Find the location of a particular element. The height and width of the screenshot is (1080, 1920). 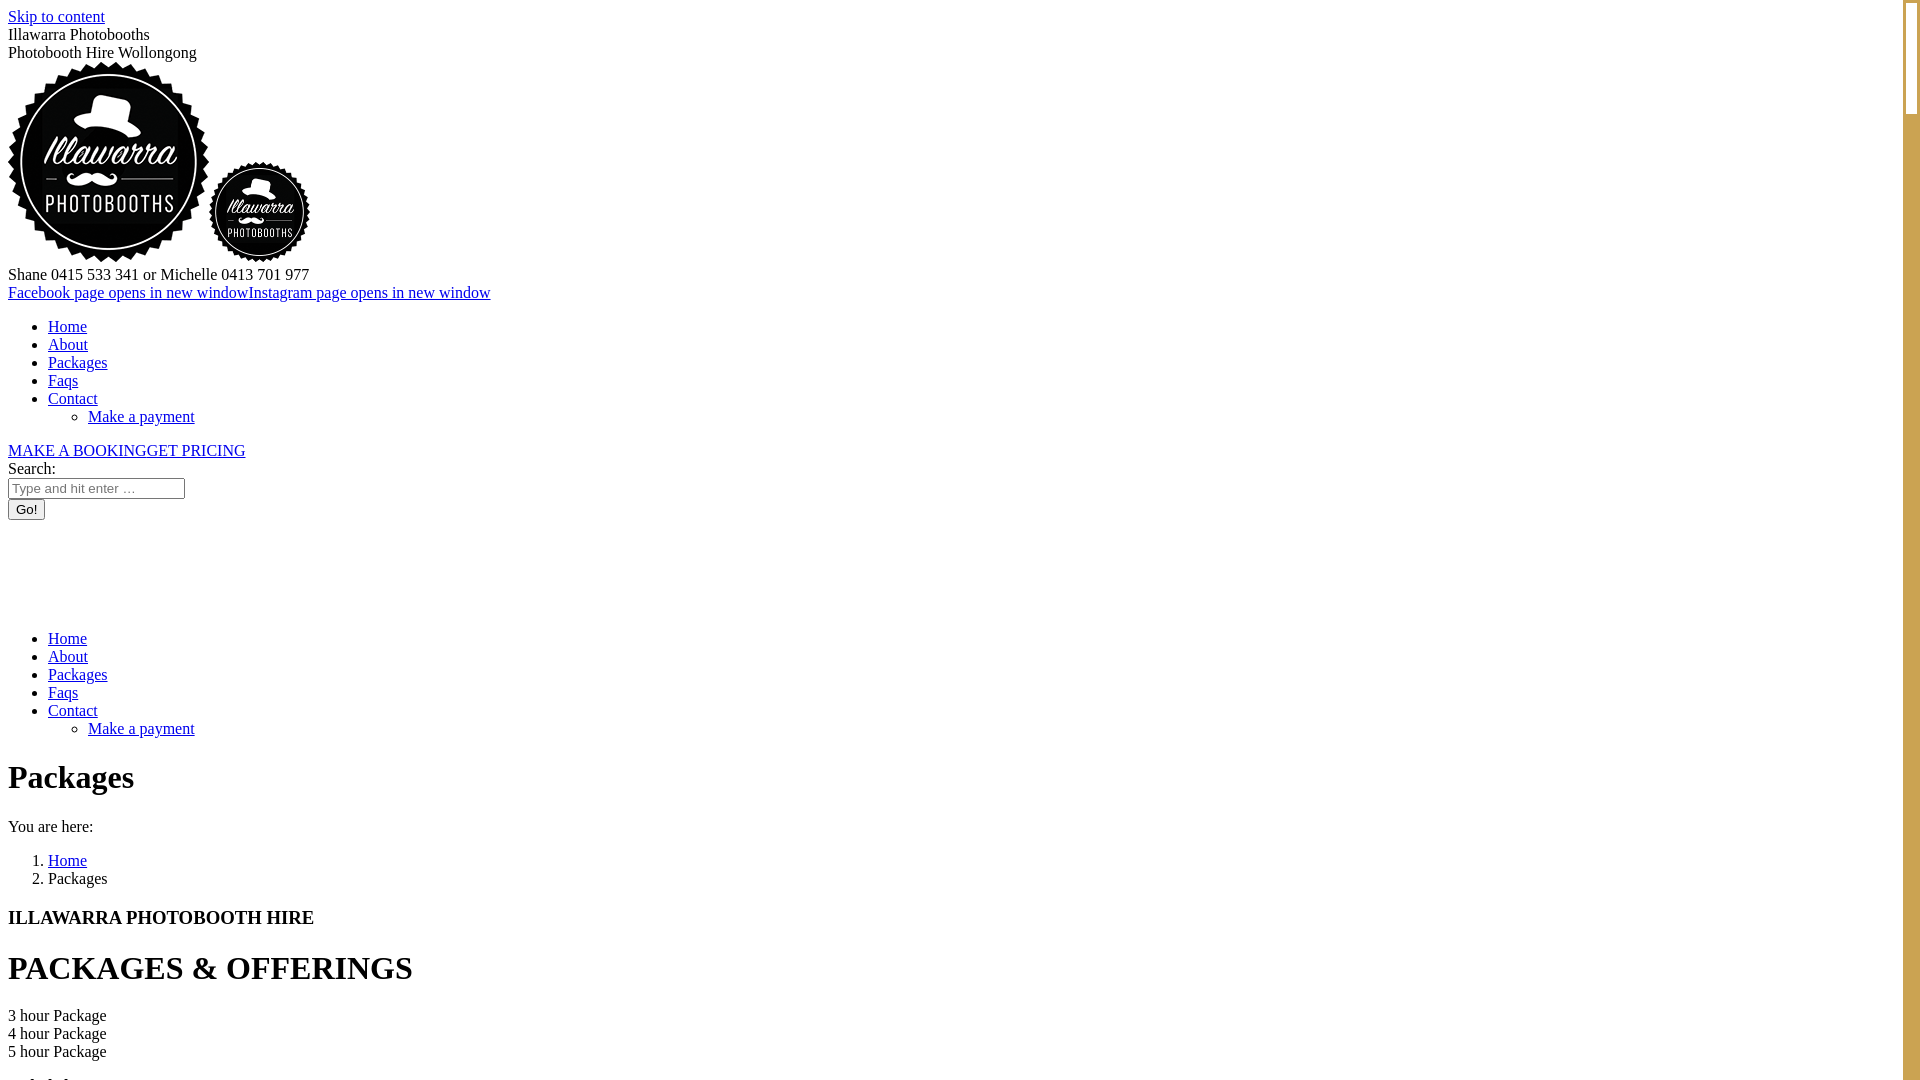

'Faqs' is located at coordinates (62, 691).